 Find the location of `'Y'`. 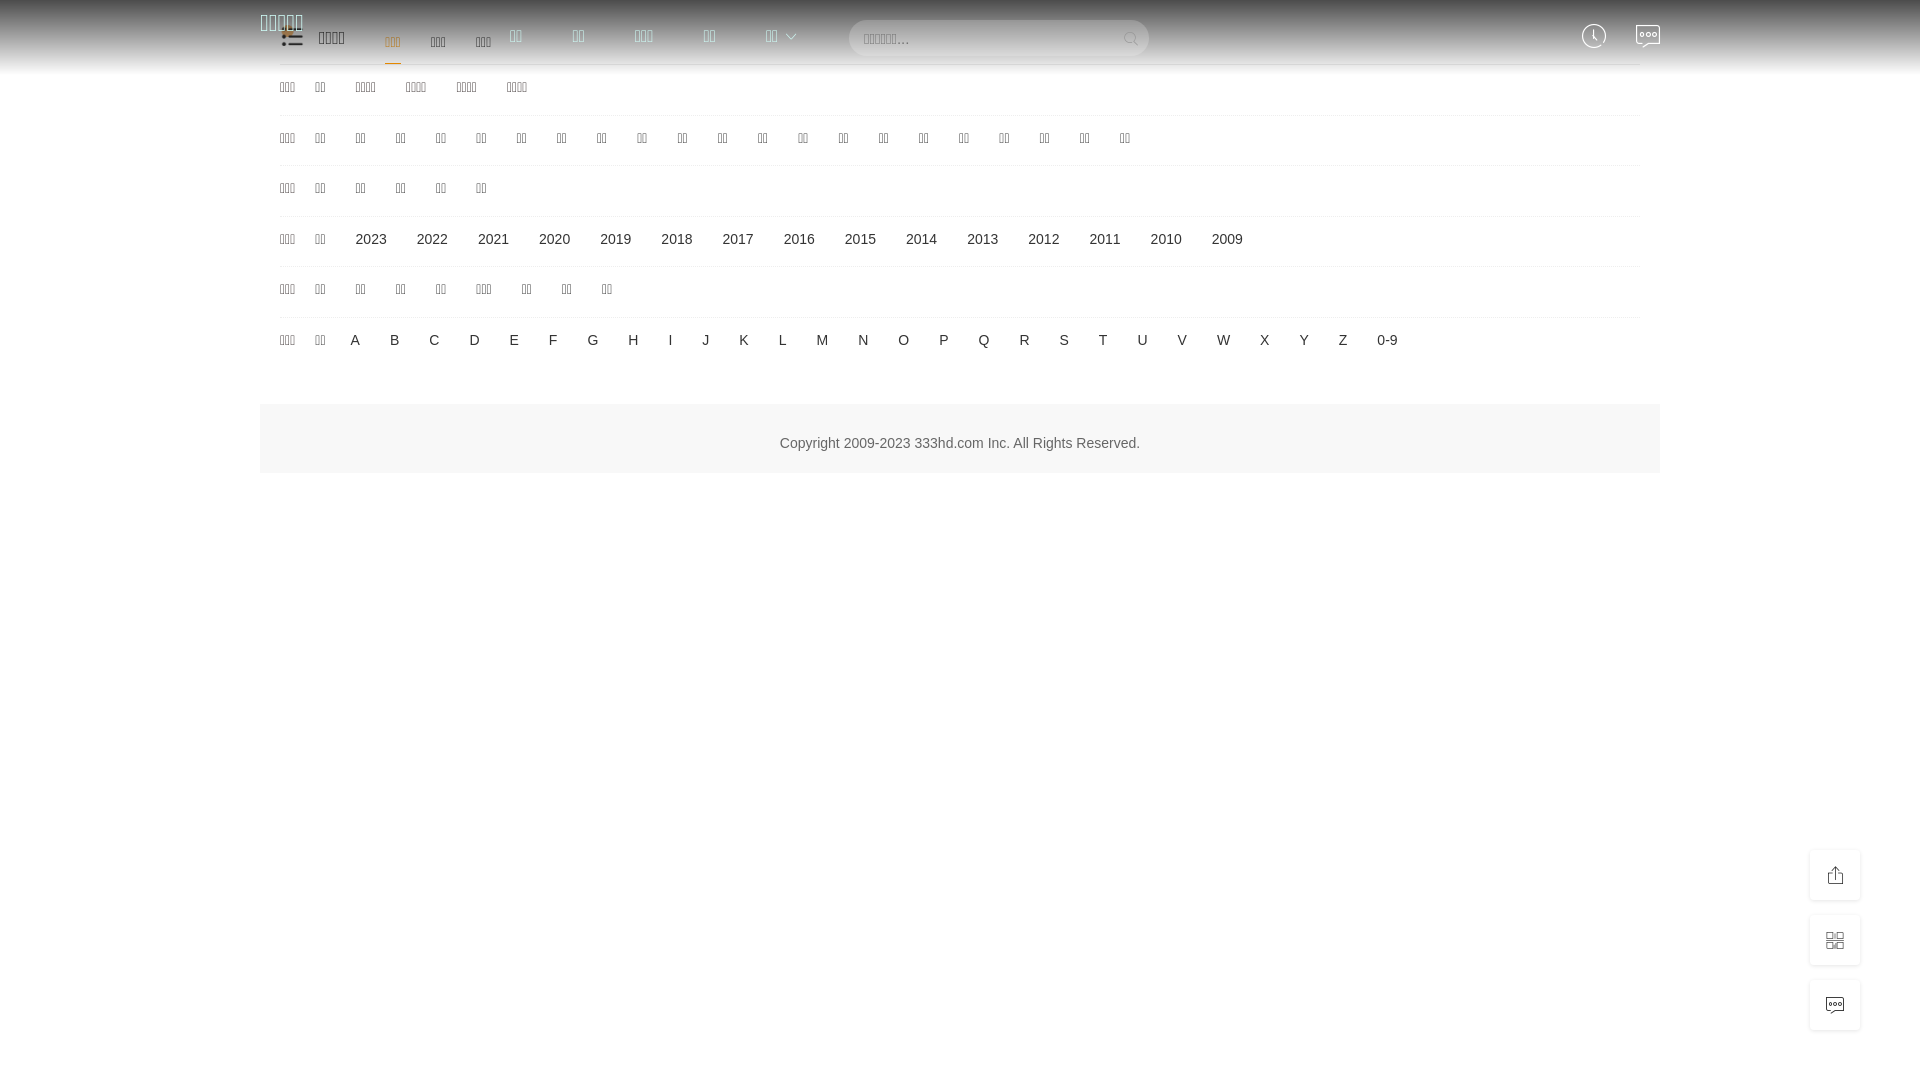

'Y' is located at coordinates (1303, 339).